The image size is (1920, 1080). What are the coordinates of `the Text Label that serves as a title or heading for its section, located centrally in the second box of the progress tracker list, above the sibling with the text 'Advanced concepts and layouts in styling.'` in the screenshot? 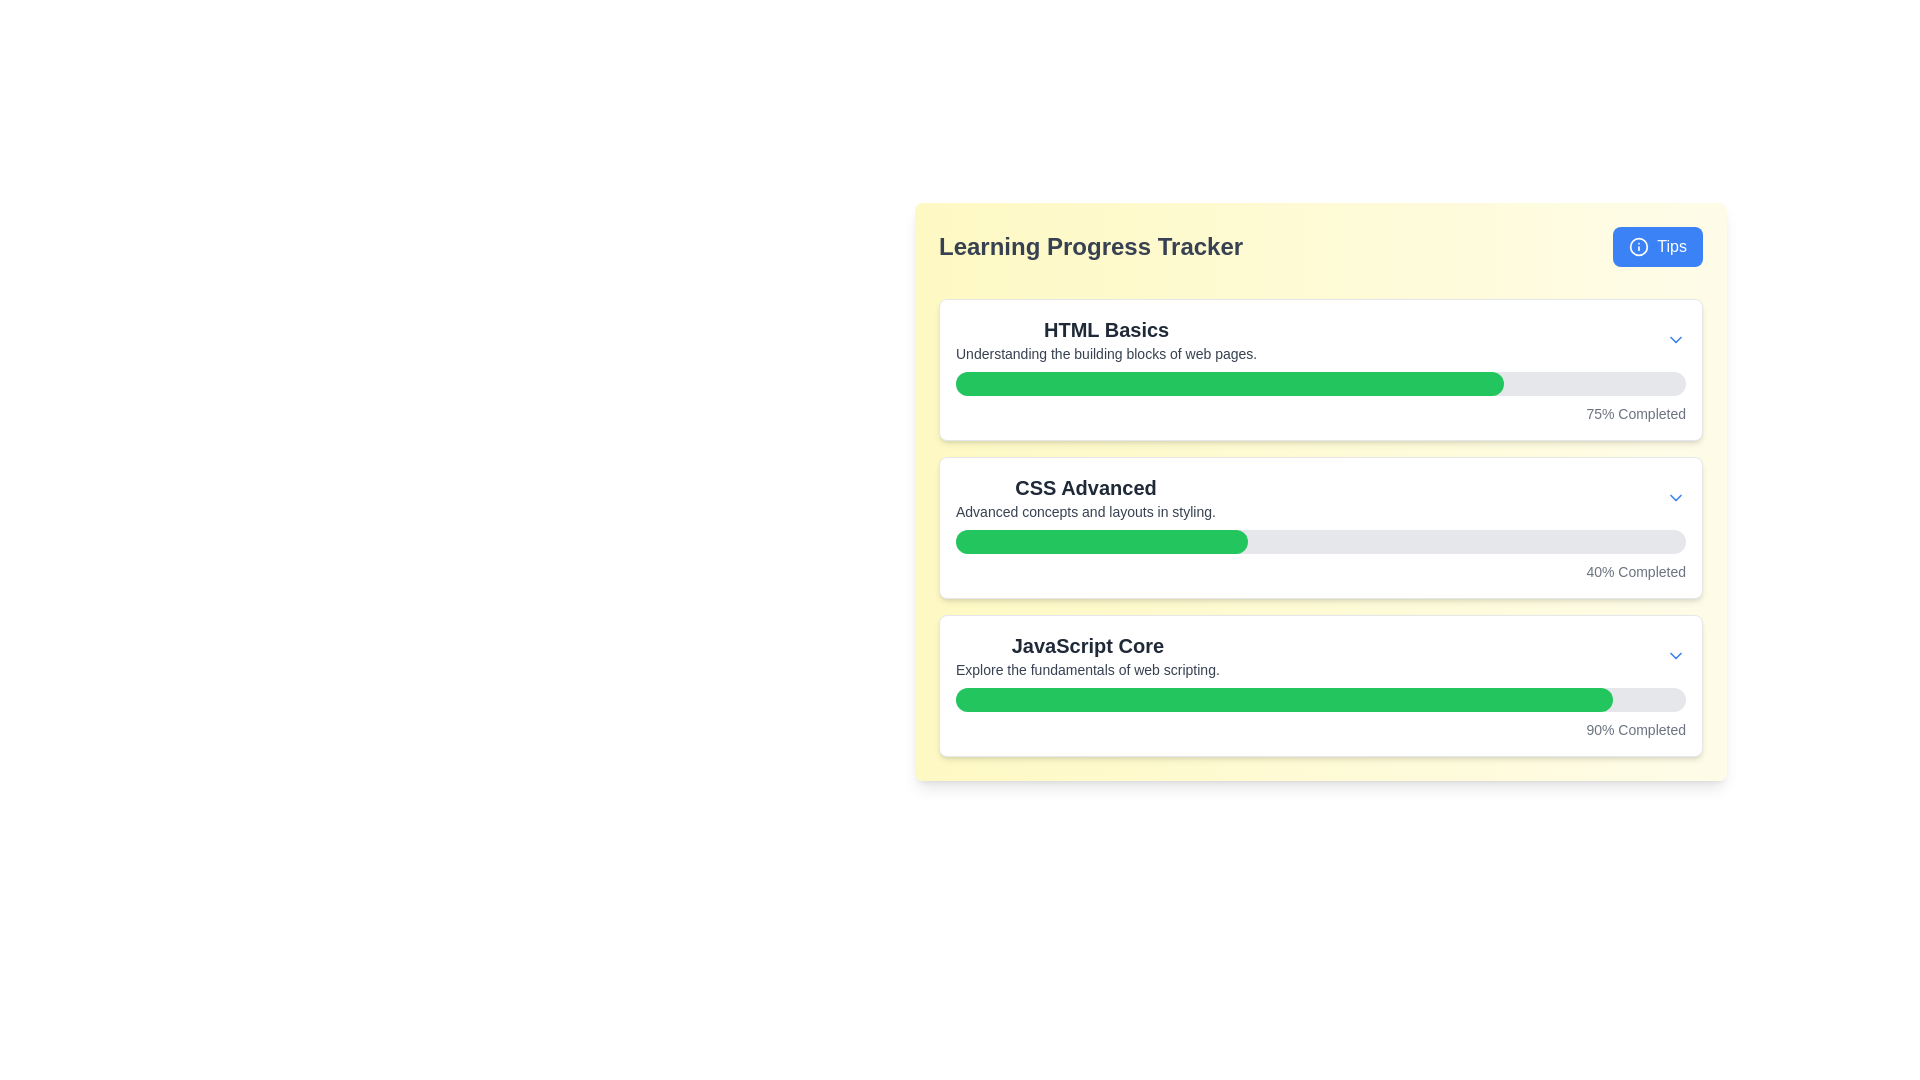 It's located at (1084, 488).